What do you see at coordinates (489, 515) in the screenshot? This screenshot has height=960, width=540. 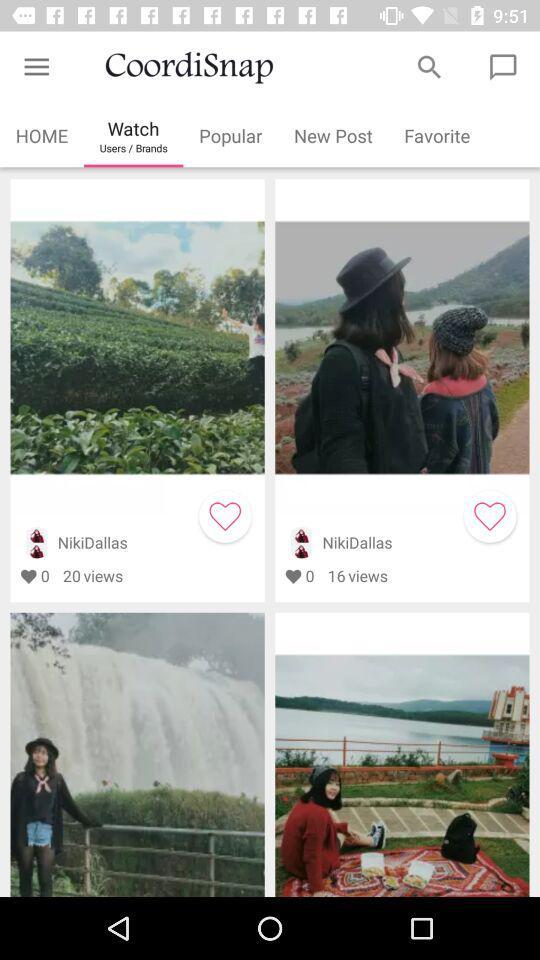 I see `like symbol` at bounding box center [489, 515].